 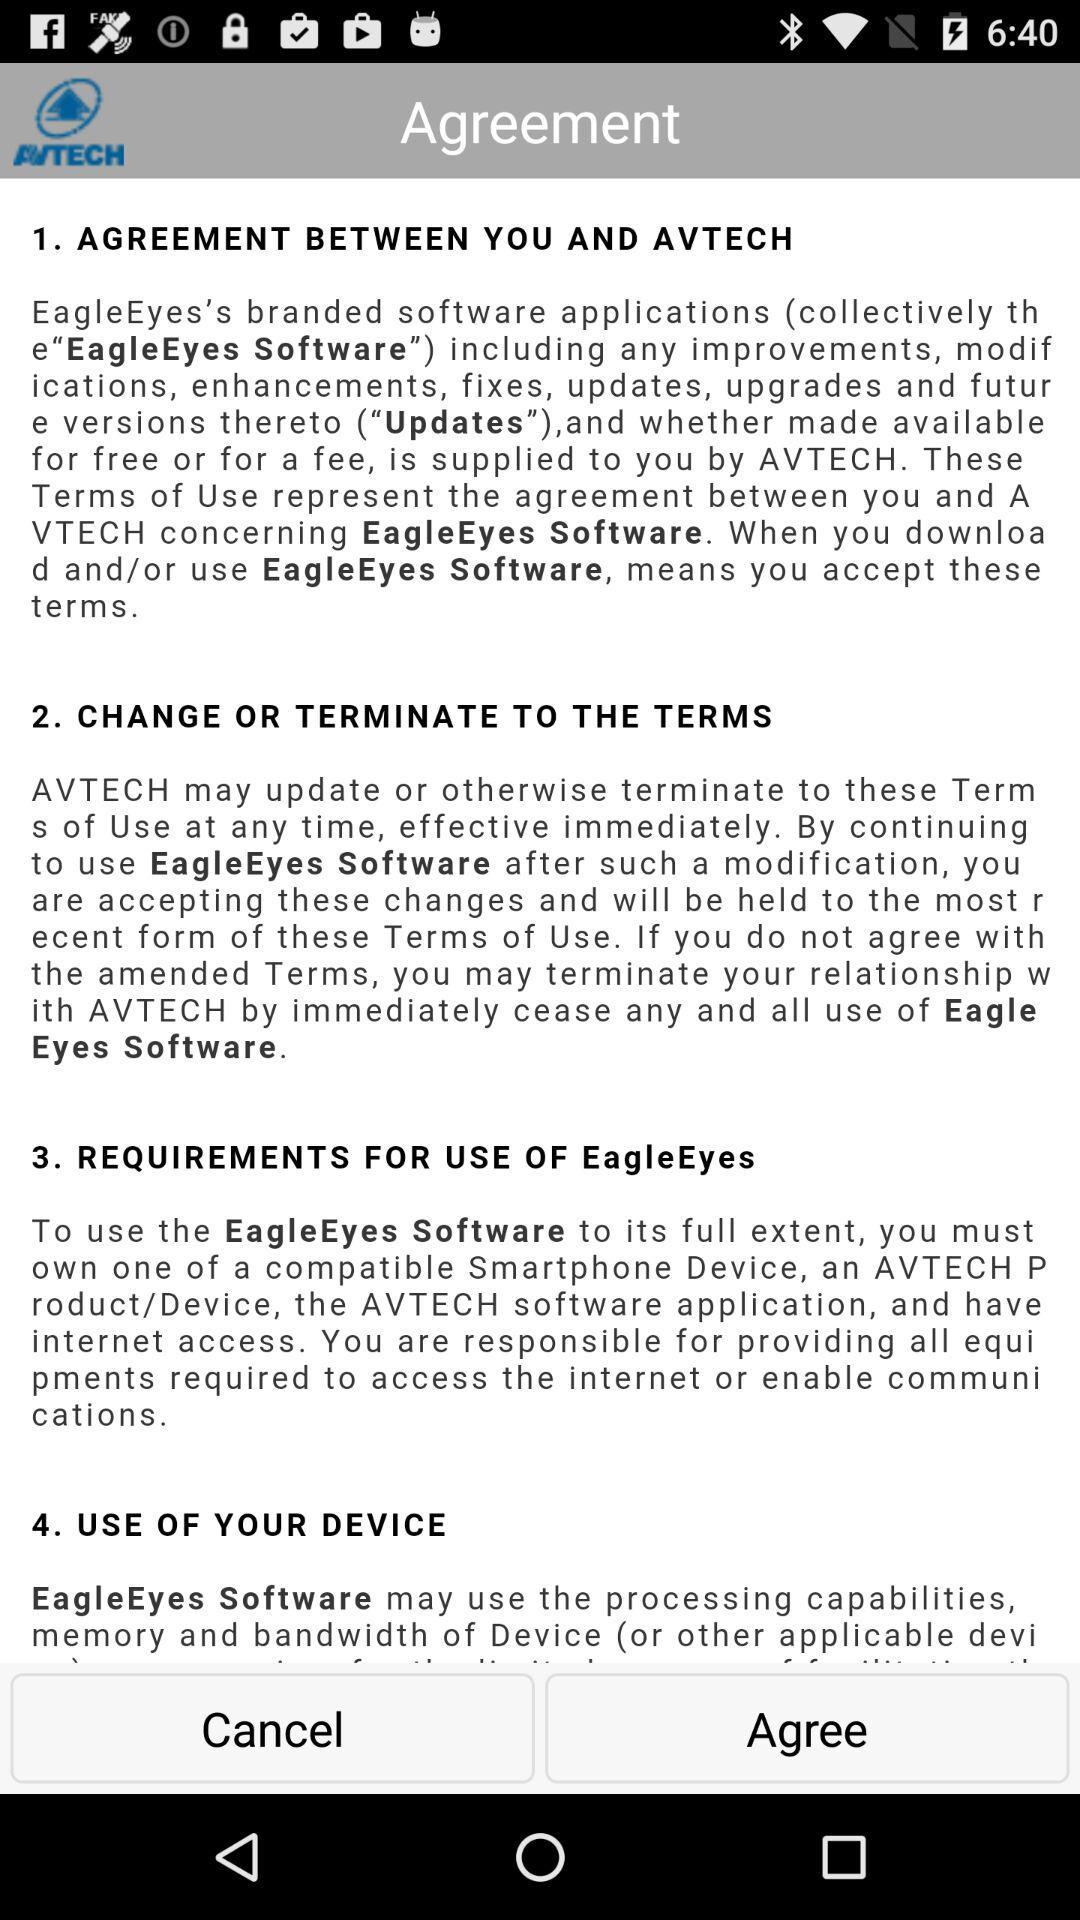 I want to click on file, so click(x=540, y=919).